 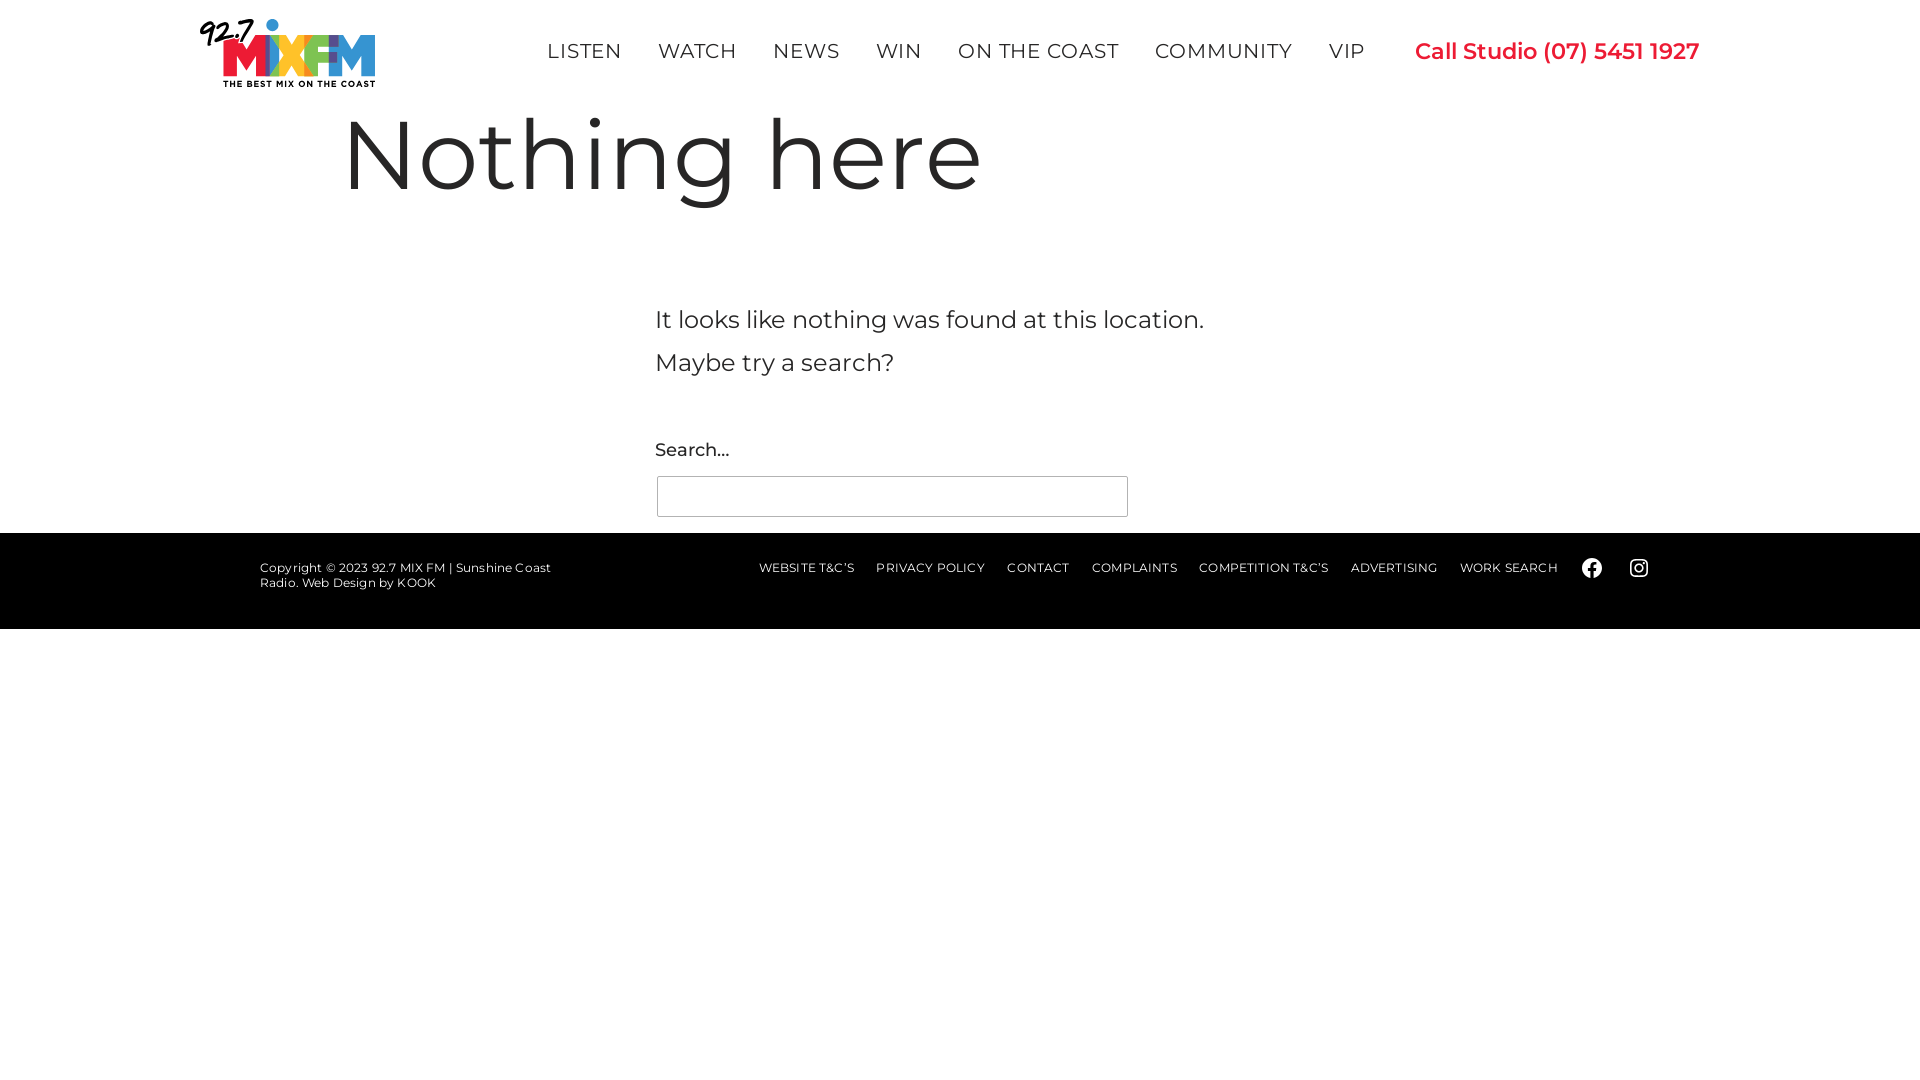 I want to click on 'WATCH', so click(x=697, y=49).